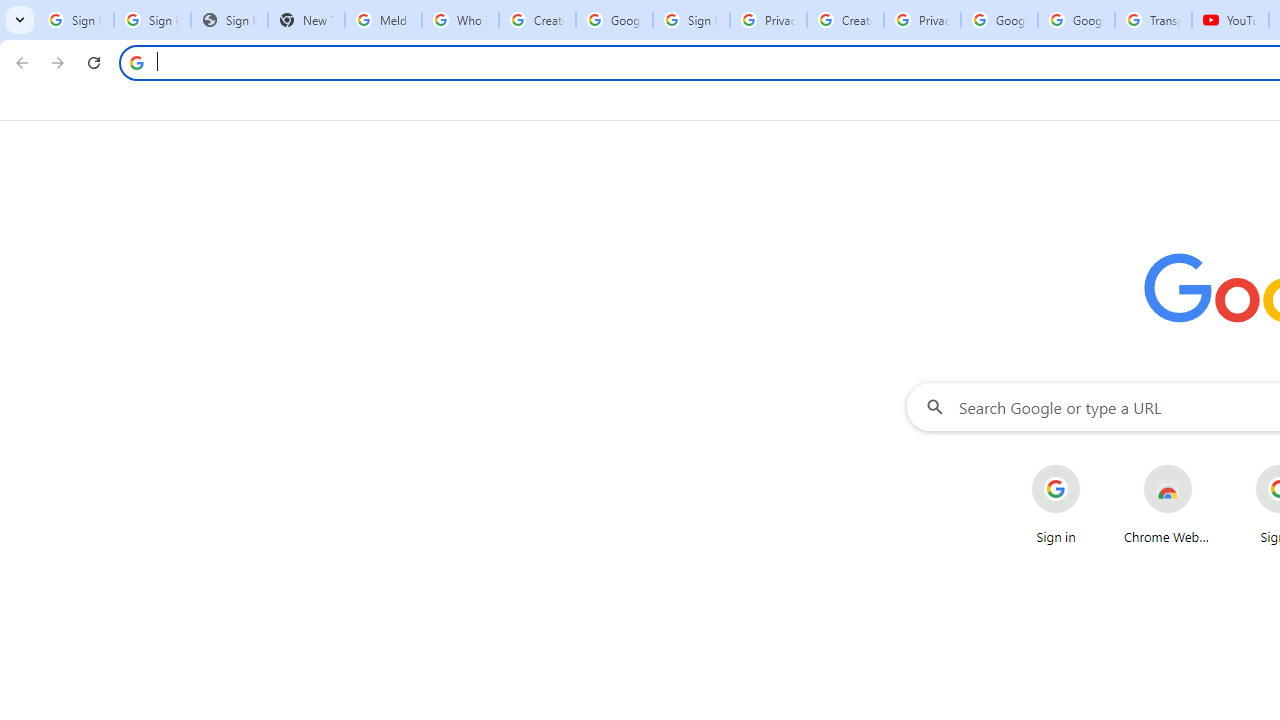 Image resolution: width=1280 pixels, height=720 pixels. What do you see at coordinates (459, 20) in the screenshot?
I see `'Who is my administrator? - Google Account Help'` at bounding box center [459, 20].